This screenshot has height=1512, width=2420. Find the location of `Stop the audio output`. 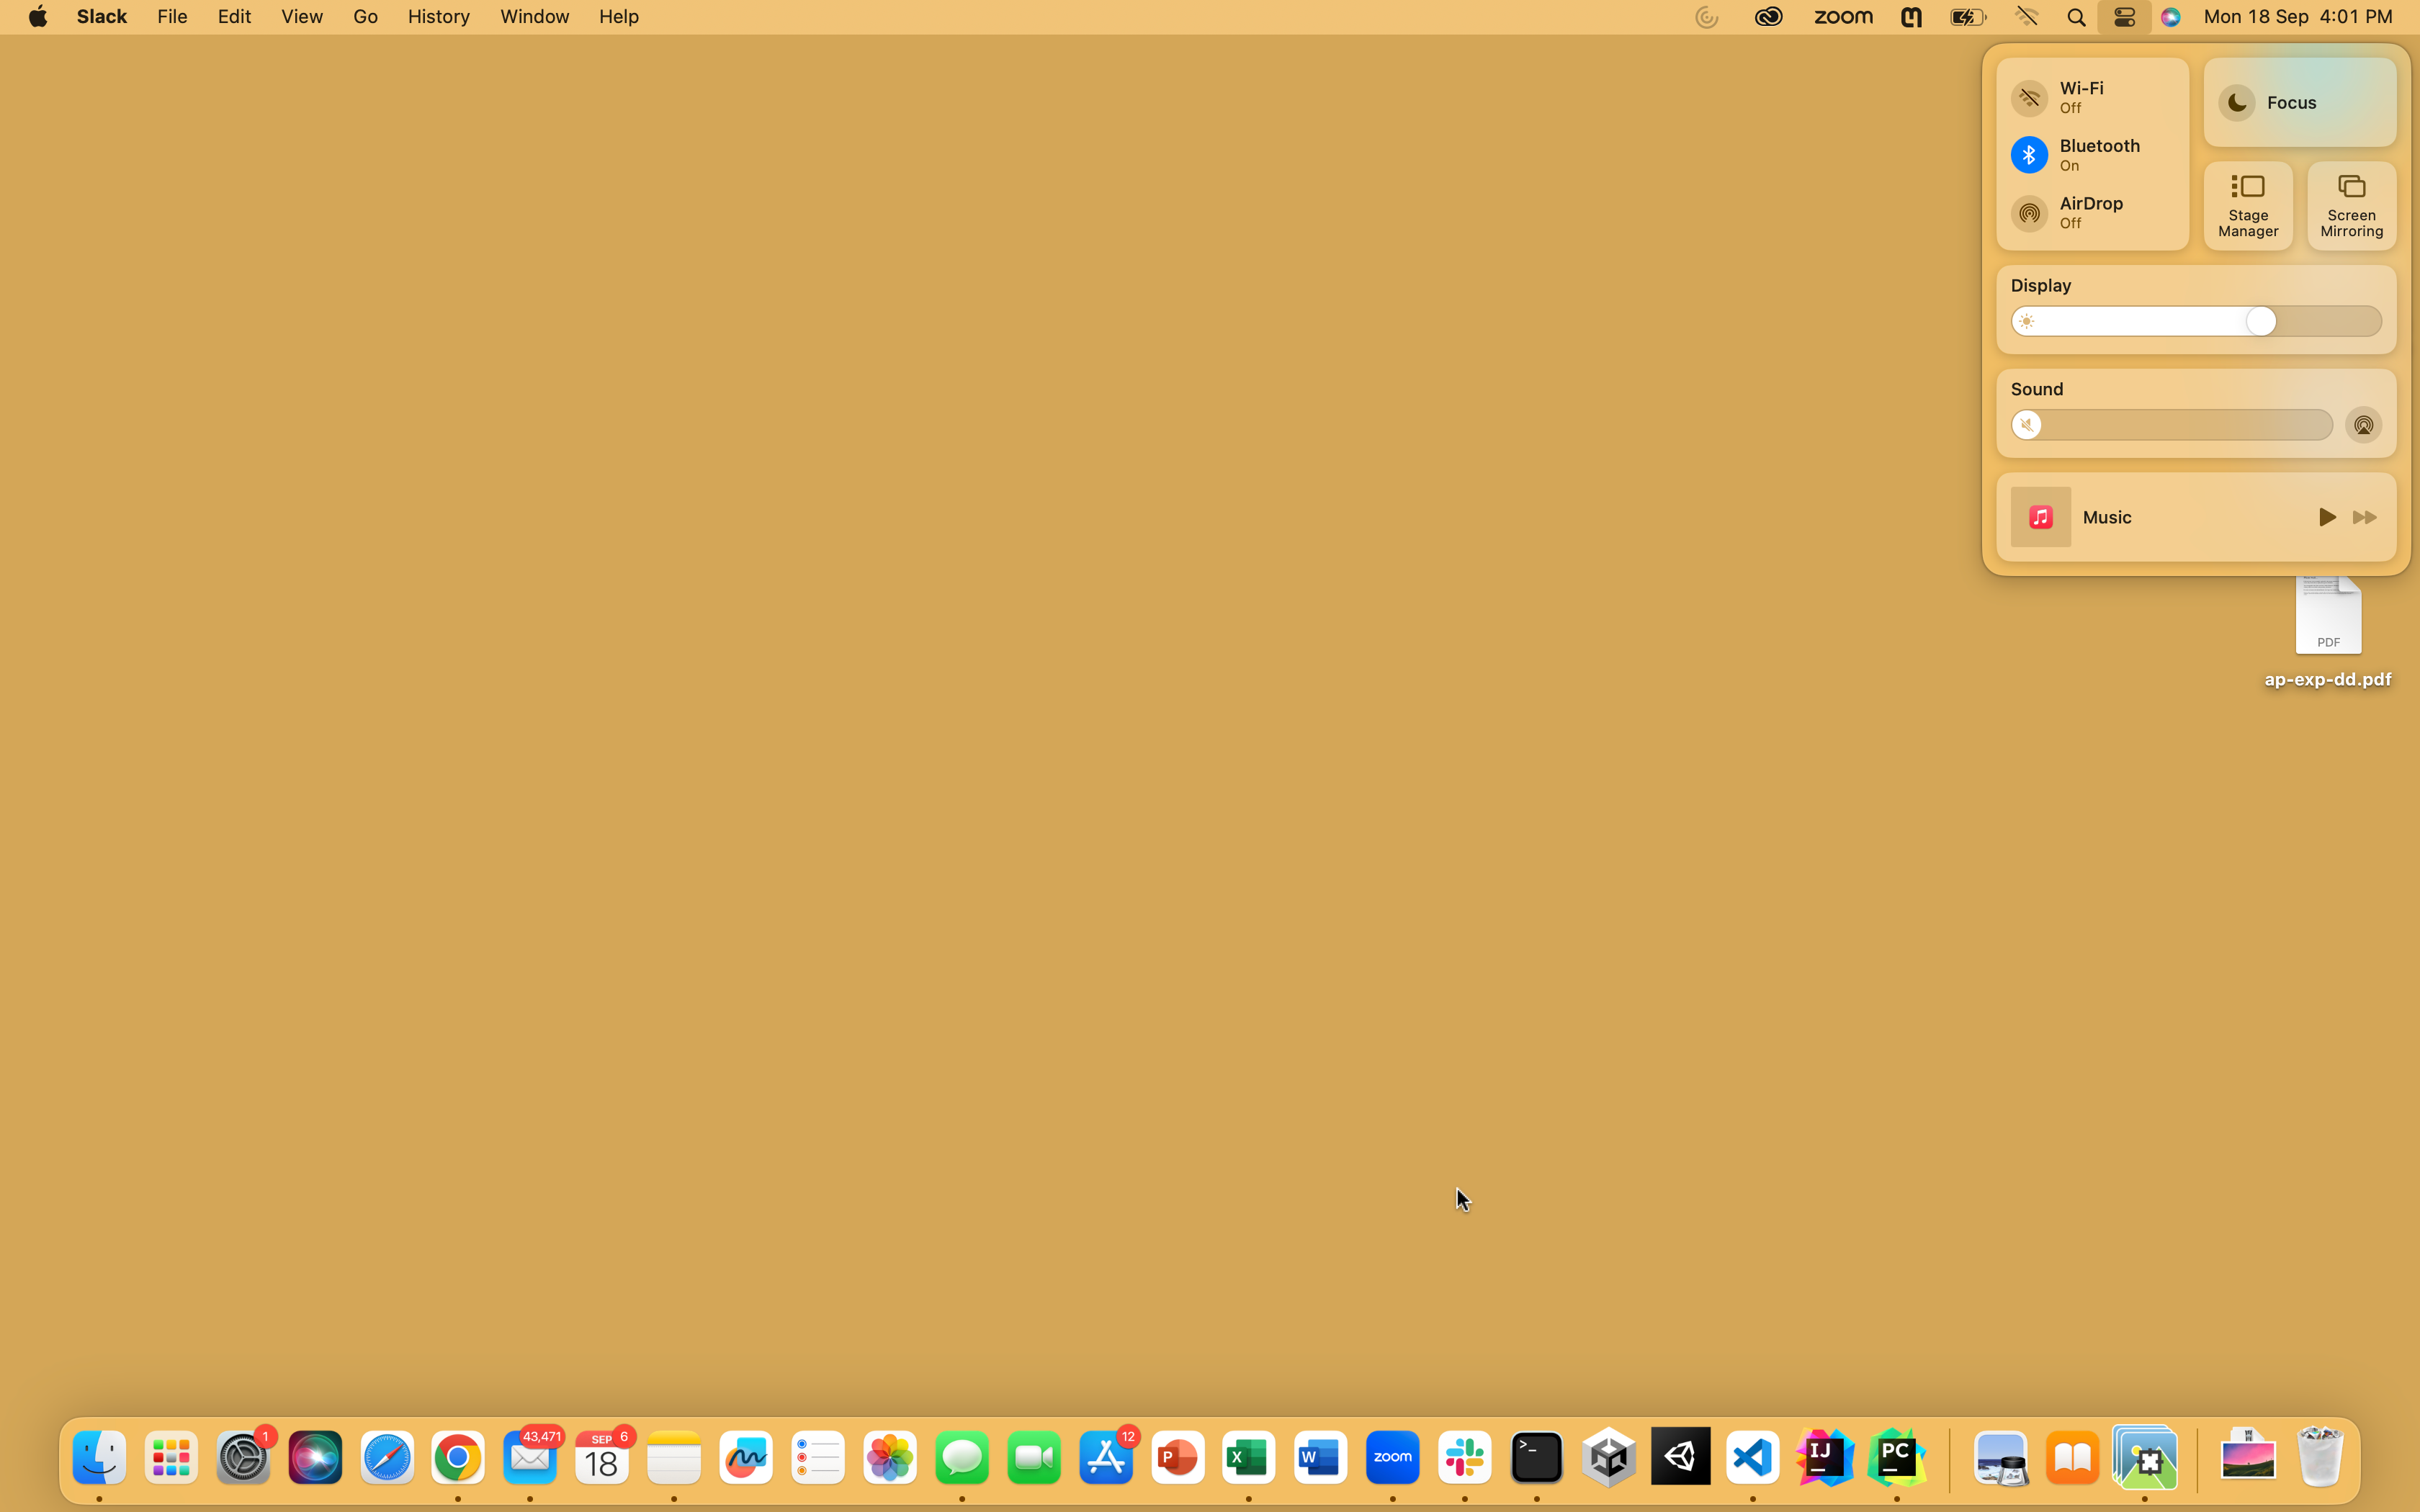

Stop the audio output is located at coordinates (2035, 423).